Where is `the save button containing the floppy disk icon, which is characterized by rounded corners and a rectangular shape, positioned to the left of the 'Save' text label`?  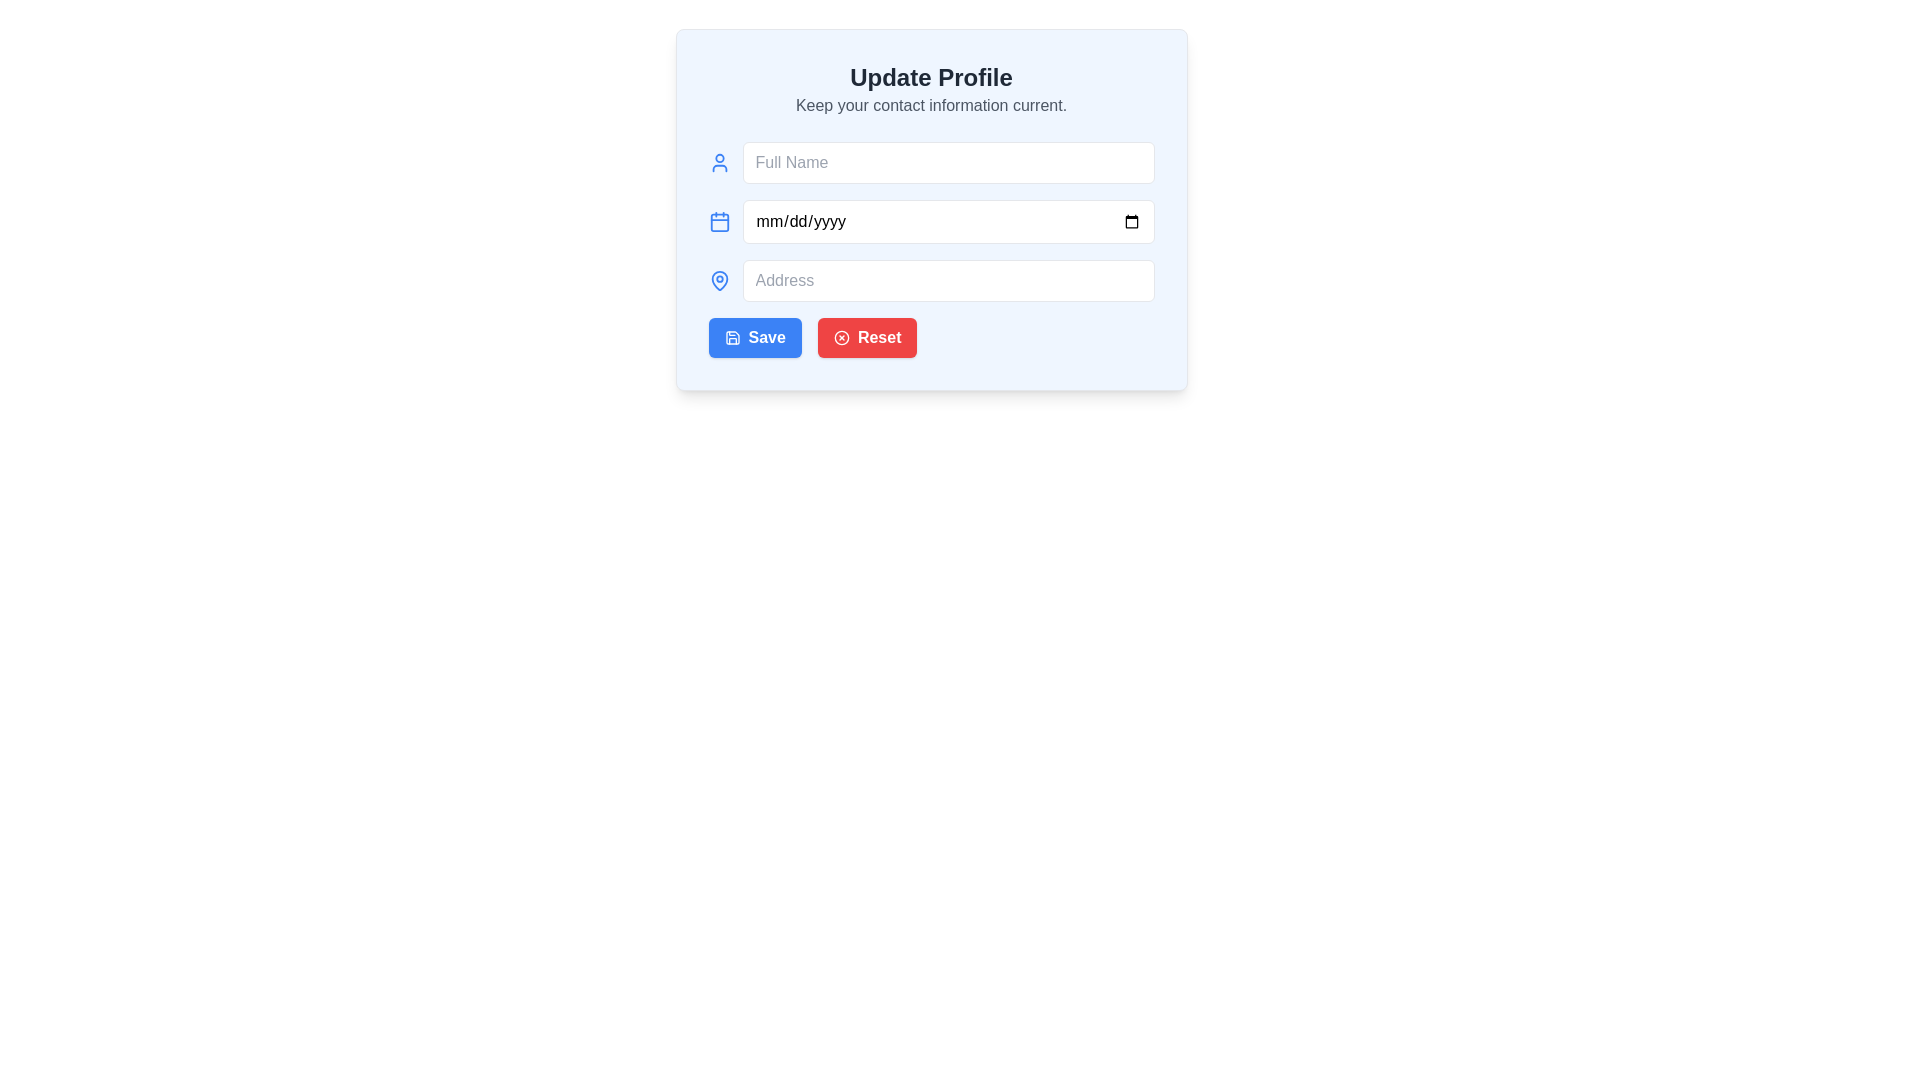
the save button containing the floppy disk icon, which is characterized by rounded corners and a rectangular shape, positioned to the left of the 'Save' text label is located at coordinates (731, 337).